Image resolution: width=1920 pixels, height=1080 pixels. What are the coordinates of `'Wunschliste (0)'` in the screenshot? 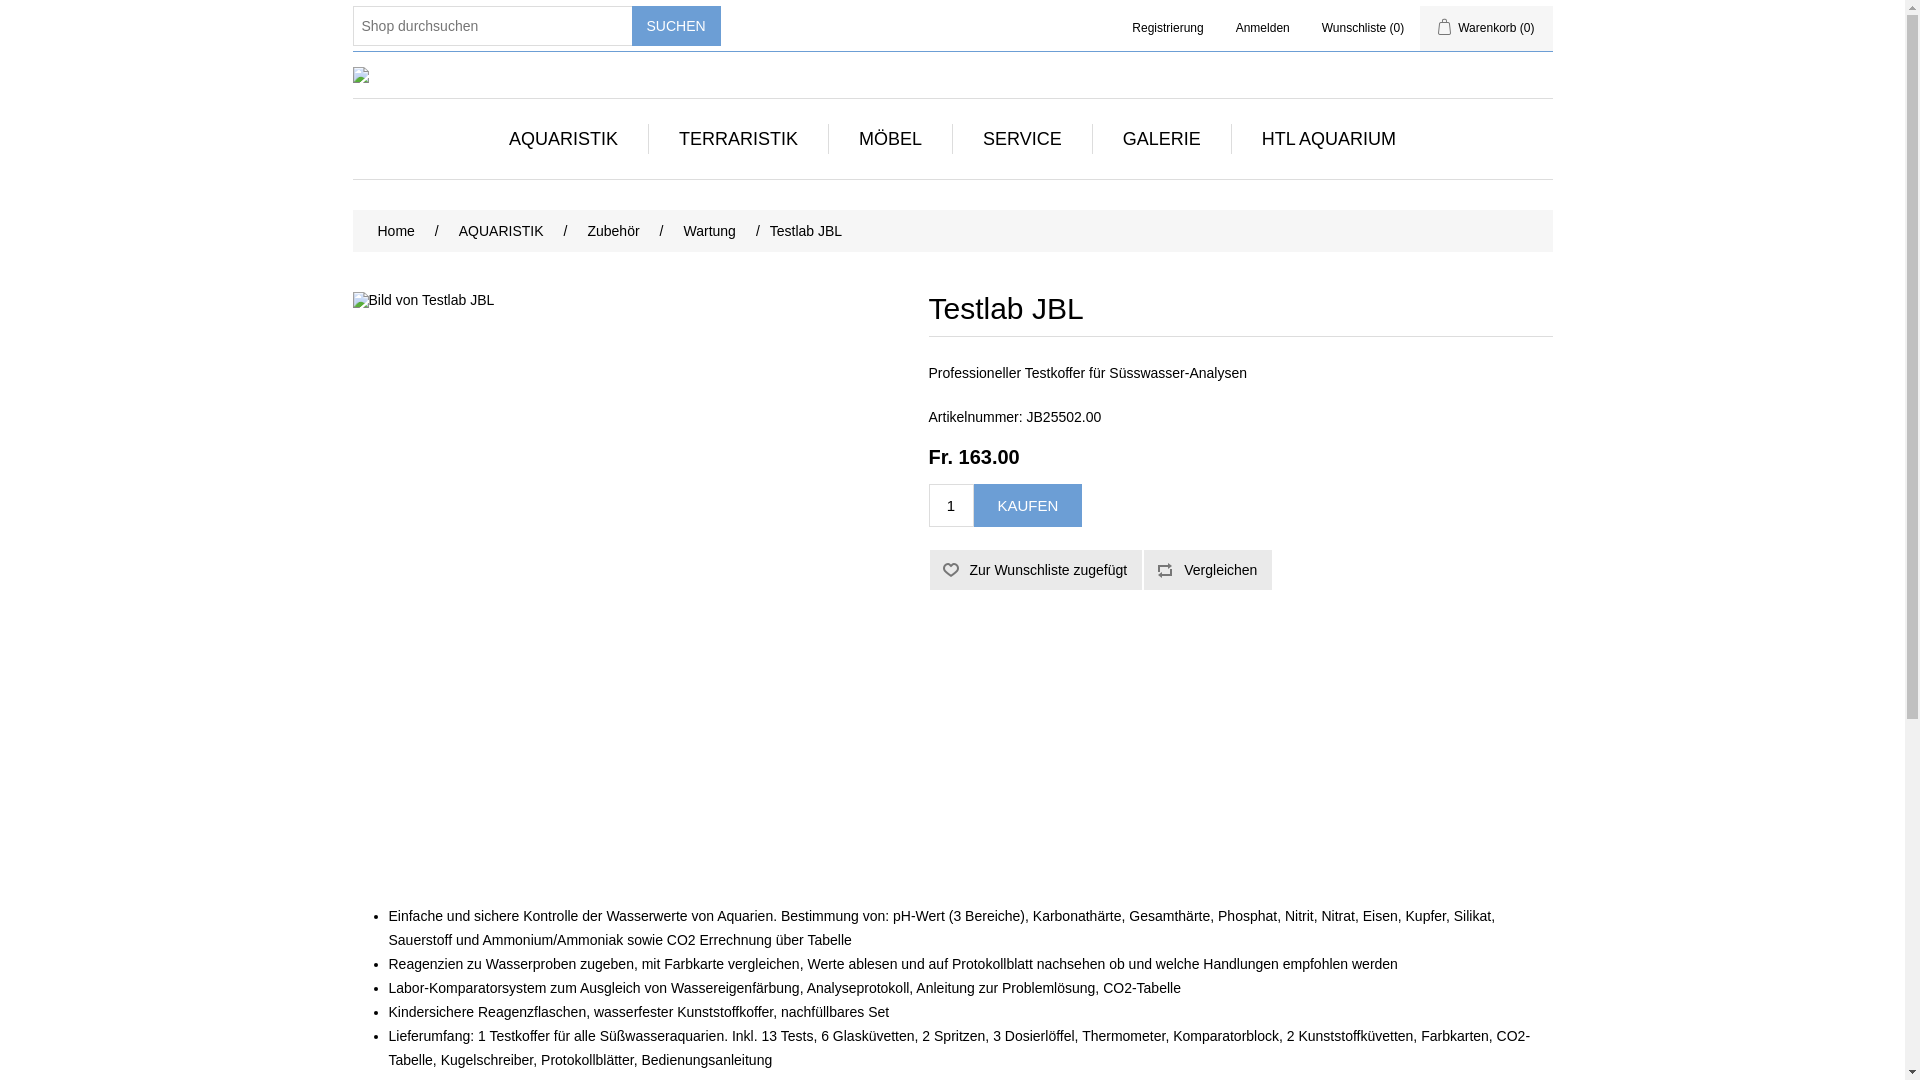 It's located at (1321, 28).